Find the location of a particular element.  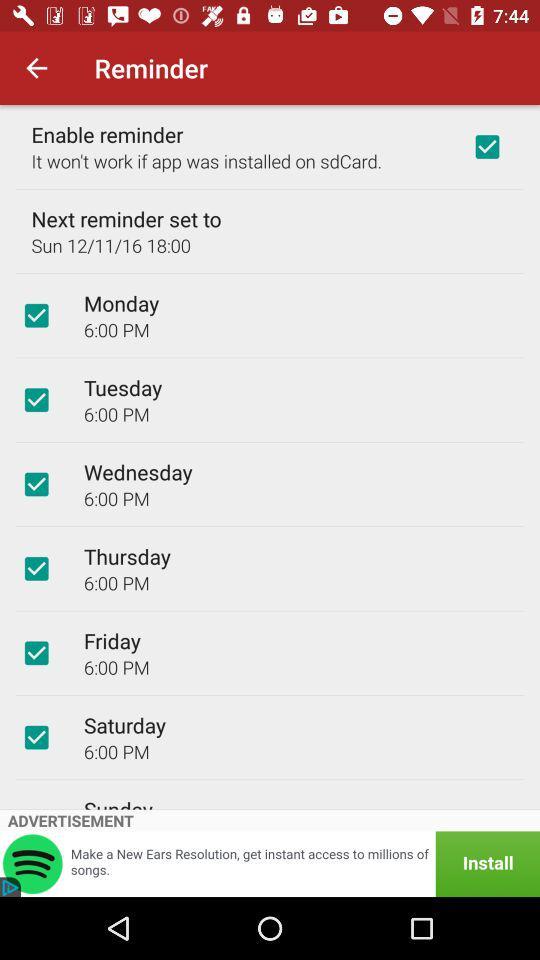

choose monday options is located at coordinates (36, 315).